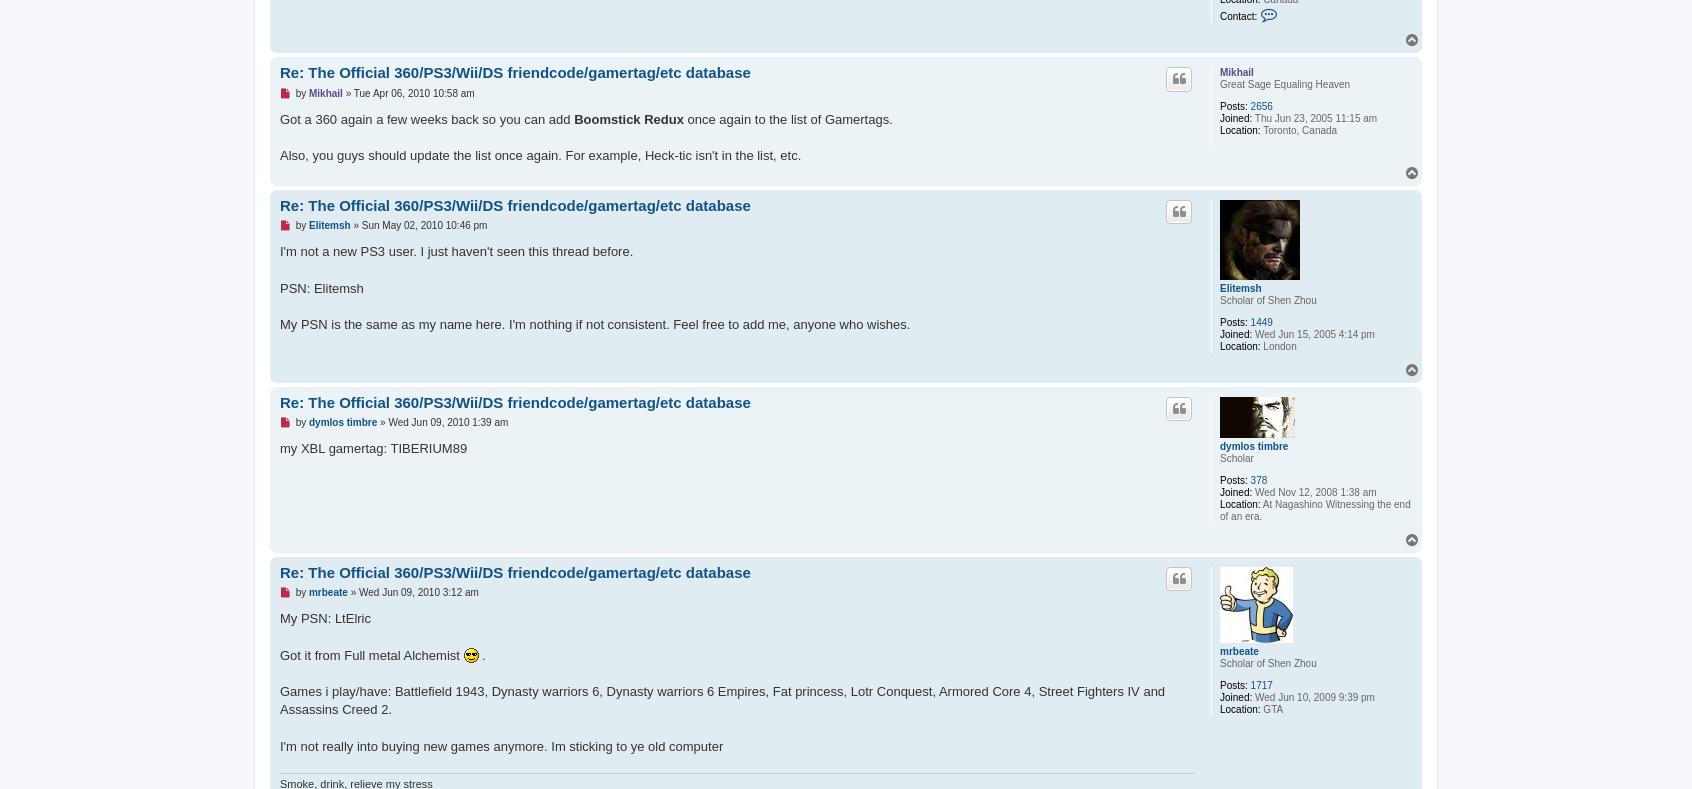  Describe the element at coordinates (787, 118) in the screenshot. I see `'once again to the list of Gamertags.'` at that location.